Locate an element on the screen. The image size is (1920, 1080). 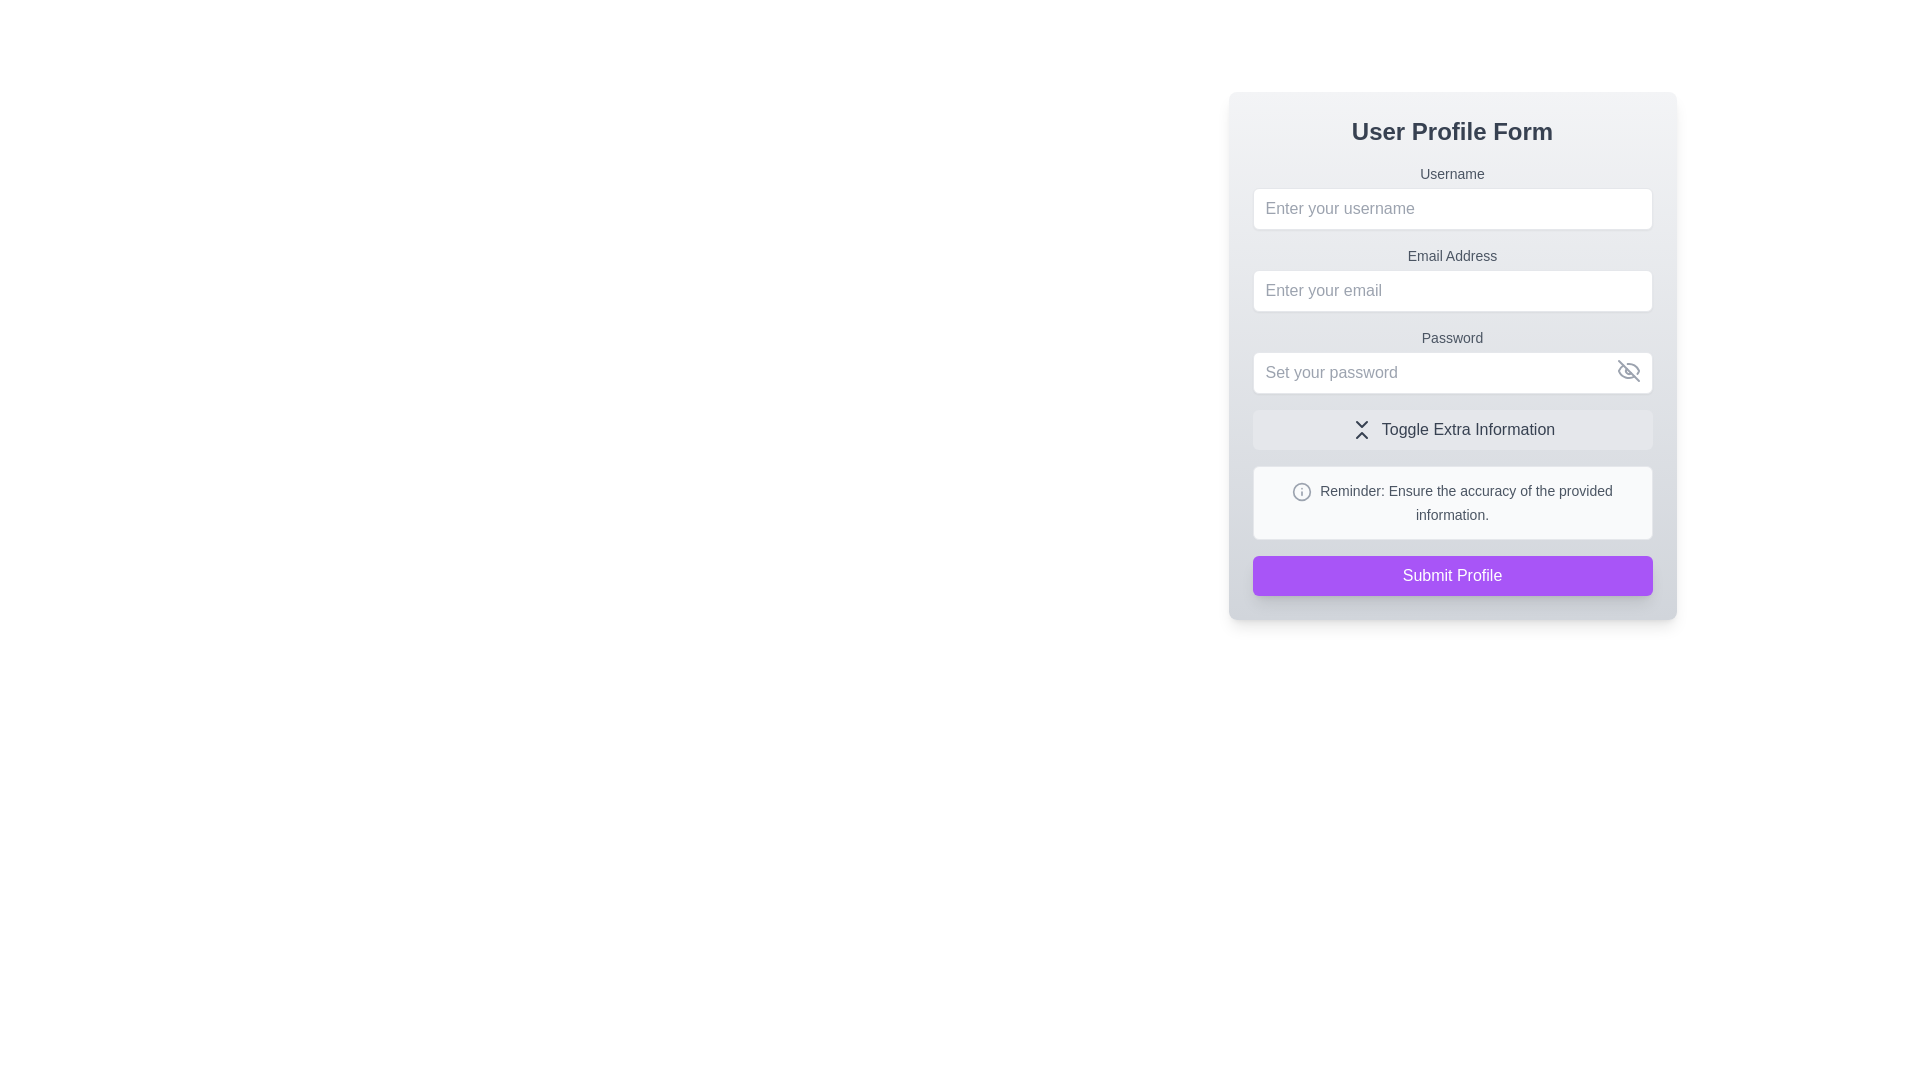
the curvilinear segment resembling part of an eye icon, located on the rightmost side among its sibling paths in the SVG is located at coordinates (1632, 368).